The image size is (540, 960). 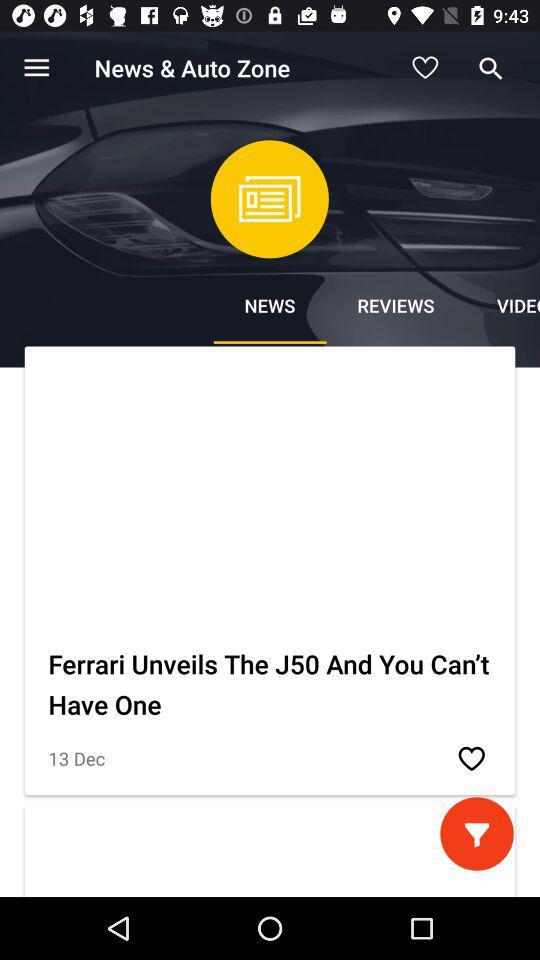 I want to click on the filter icon, so click(x=475, y=833).